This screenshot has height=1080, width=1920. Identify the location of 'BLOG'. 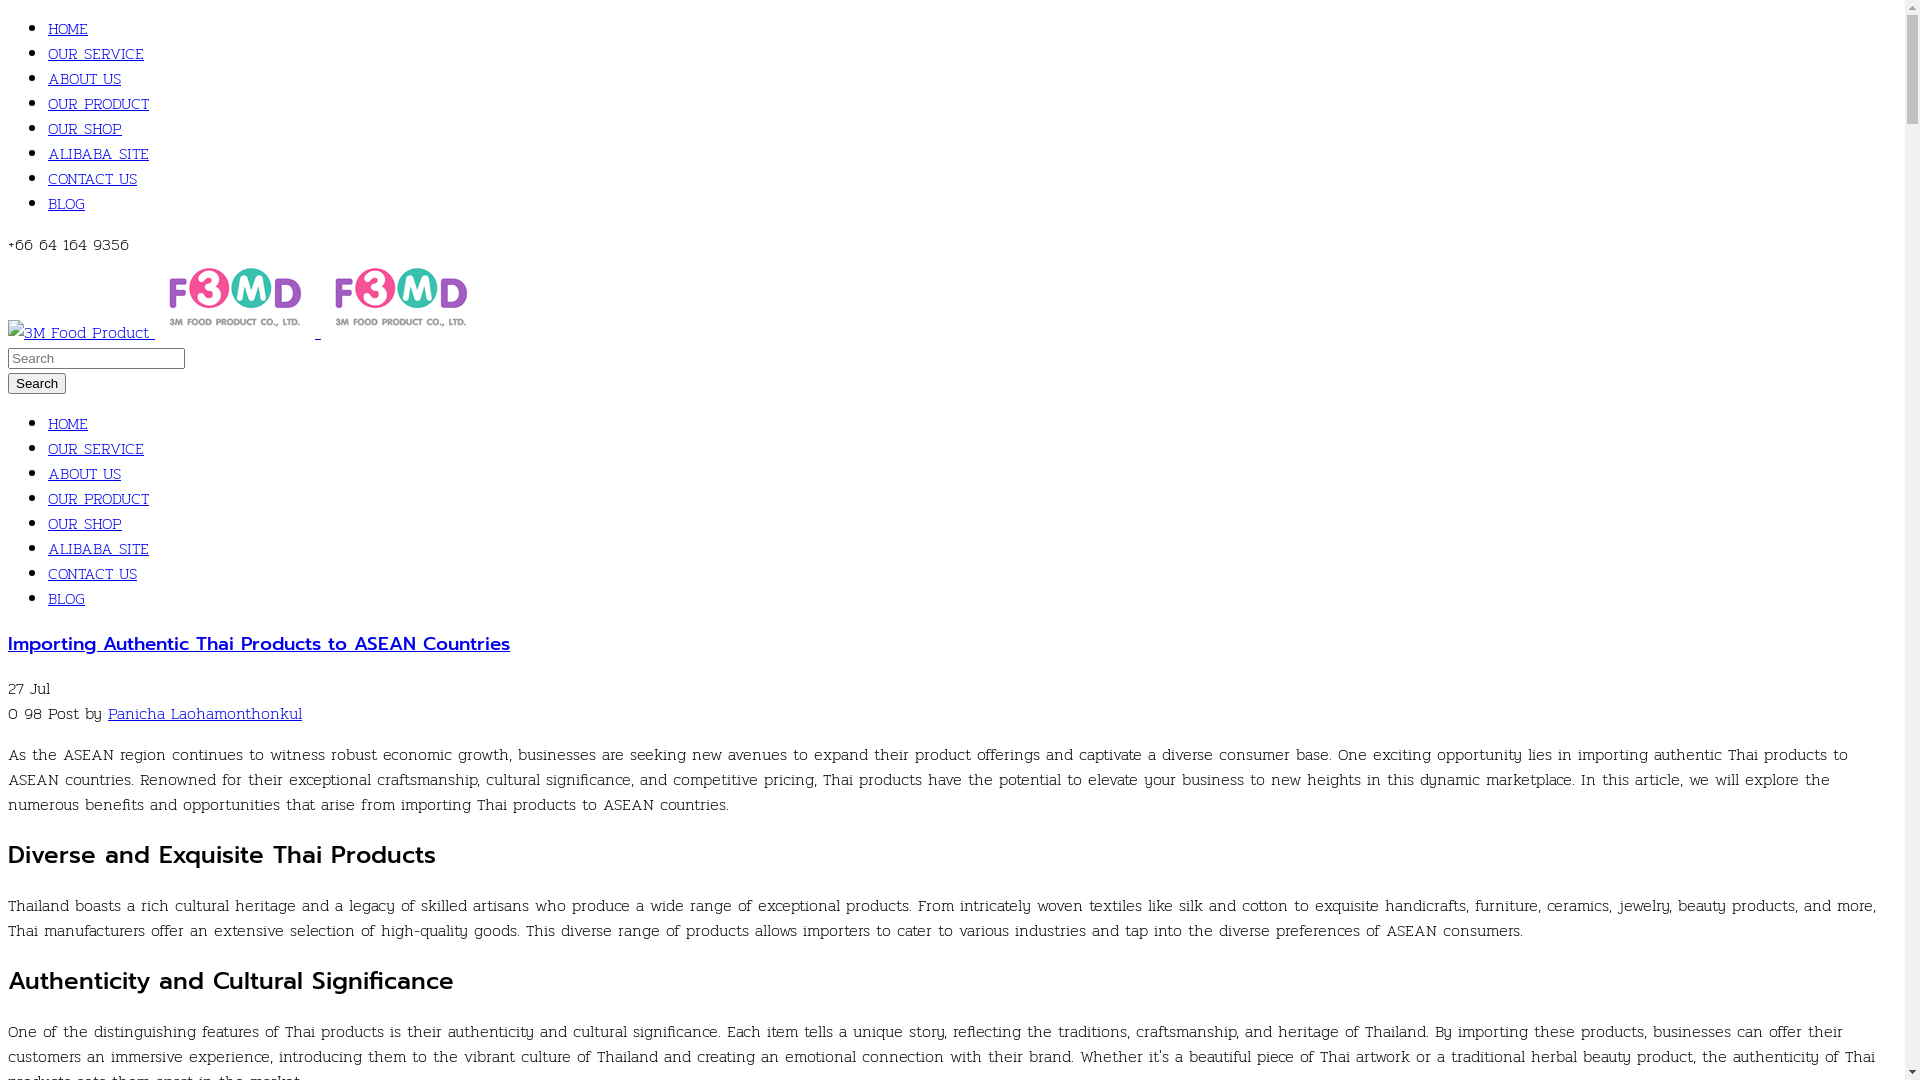
(66, 597).